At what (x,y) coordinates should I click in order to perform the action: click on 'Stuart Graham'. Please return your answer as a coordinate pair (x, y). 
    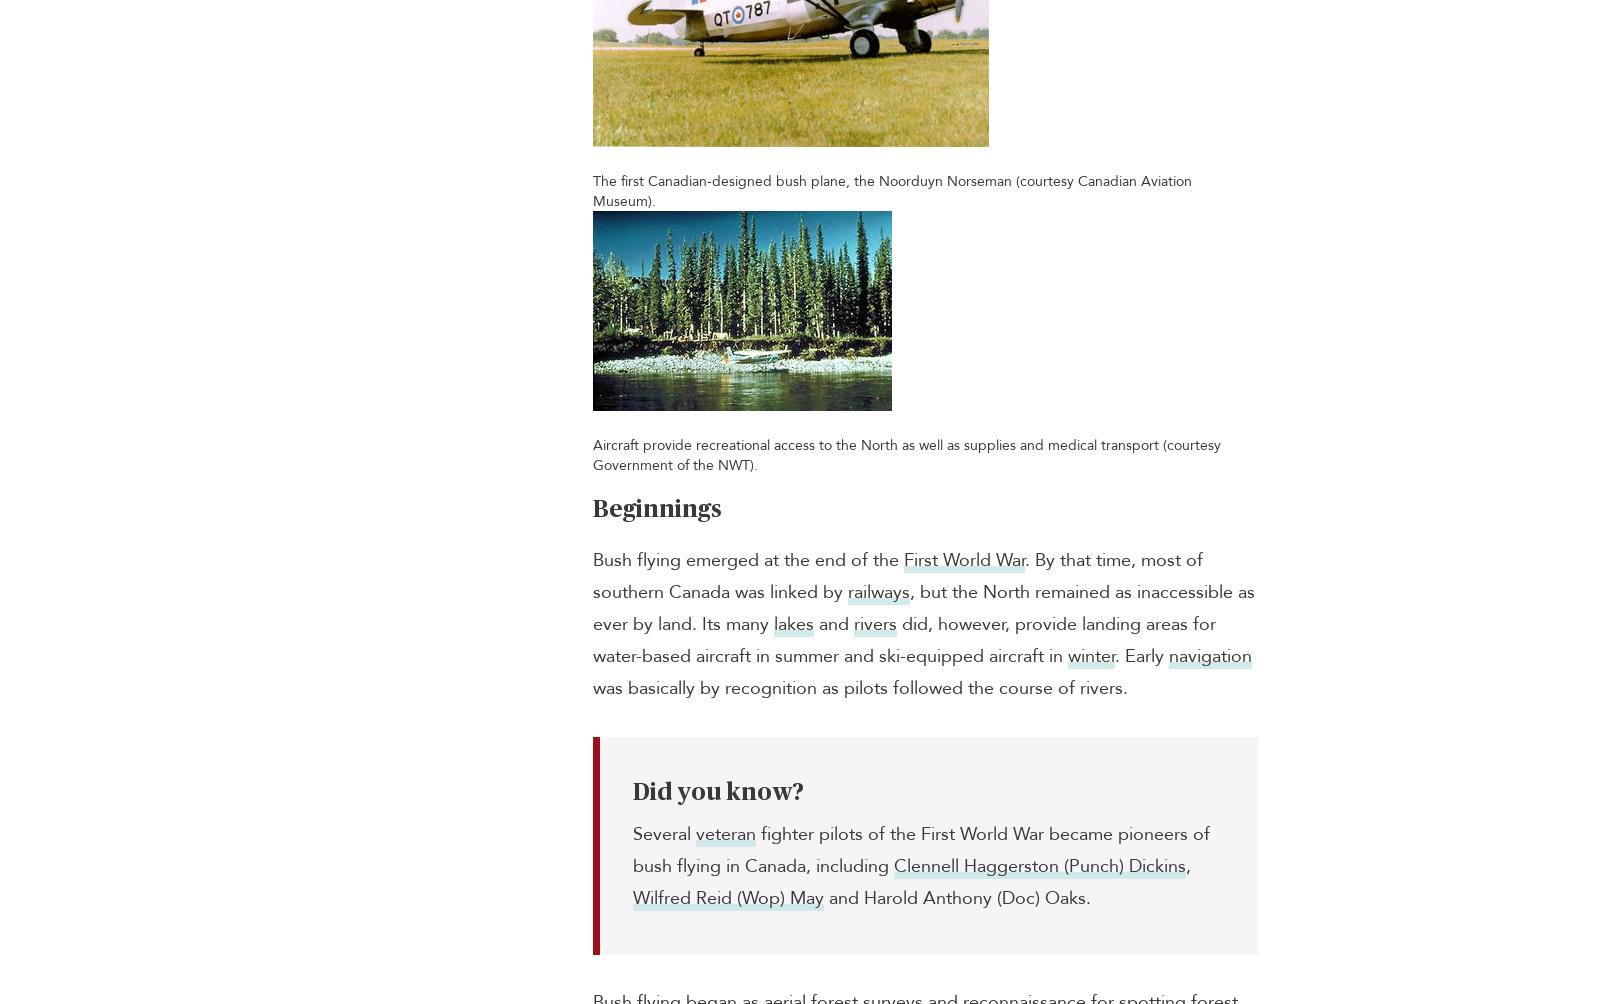
    Looking at the image, I should click on (1438, 30).